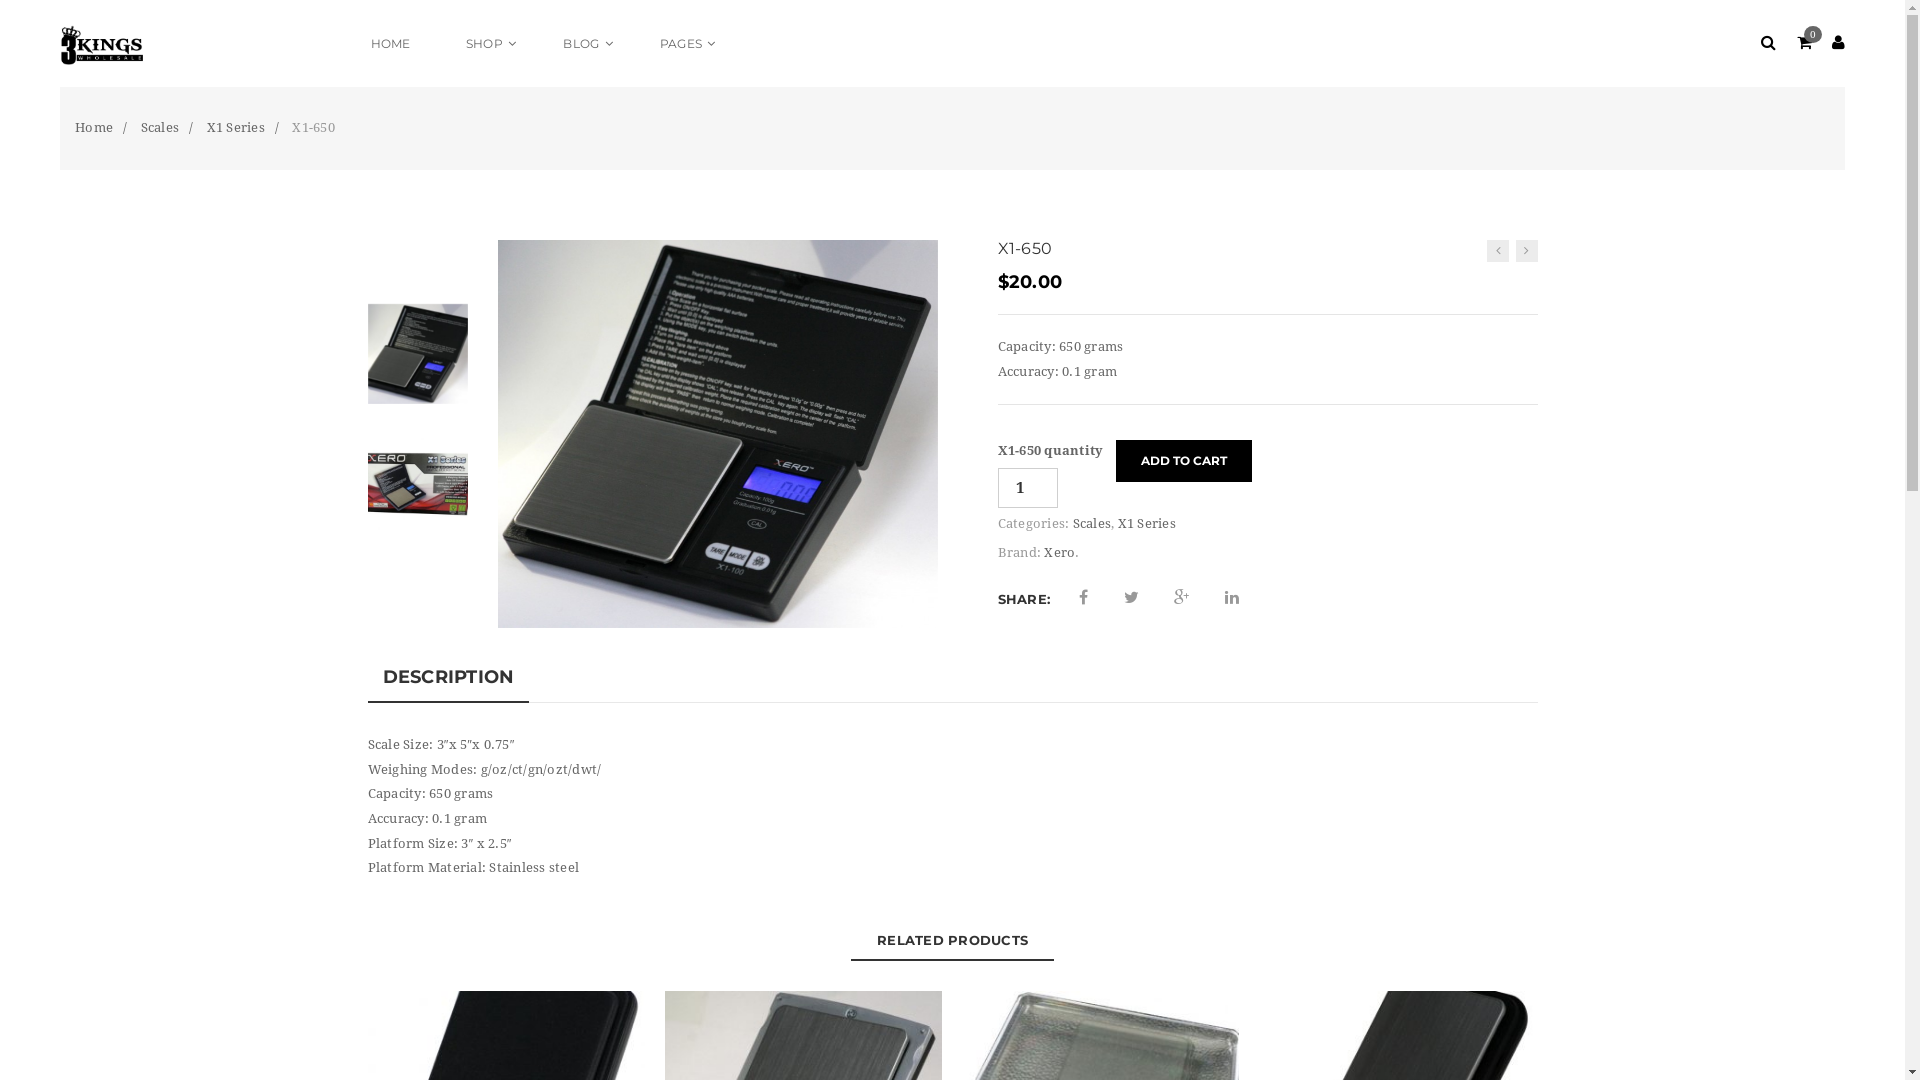  Describe the element at coordinates (1090, 522) in the screenshot. I see `'Scales'` at that location.